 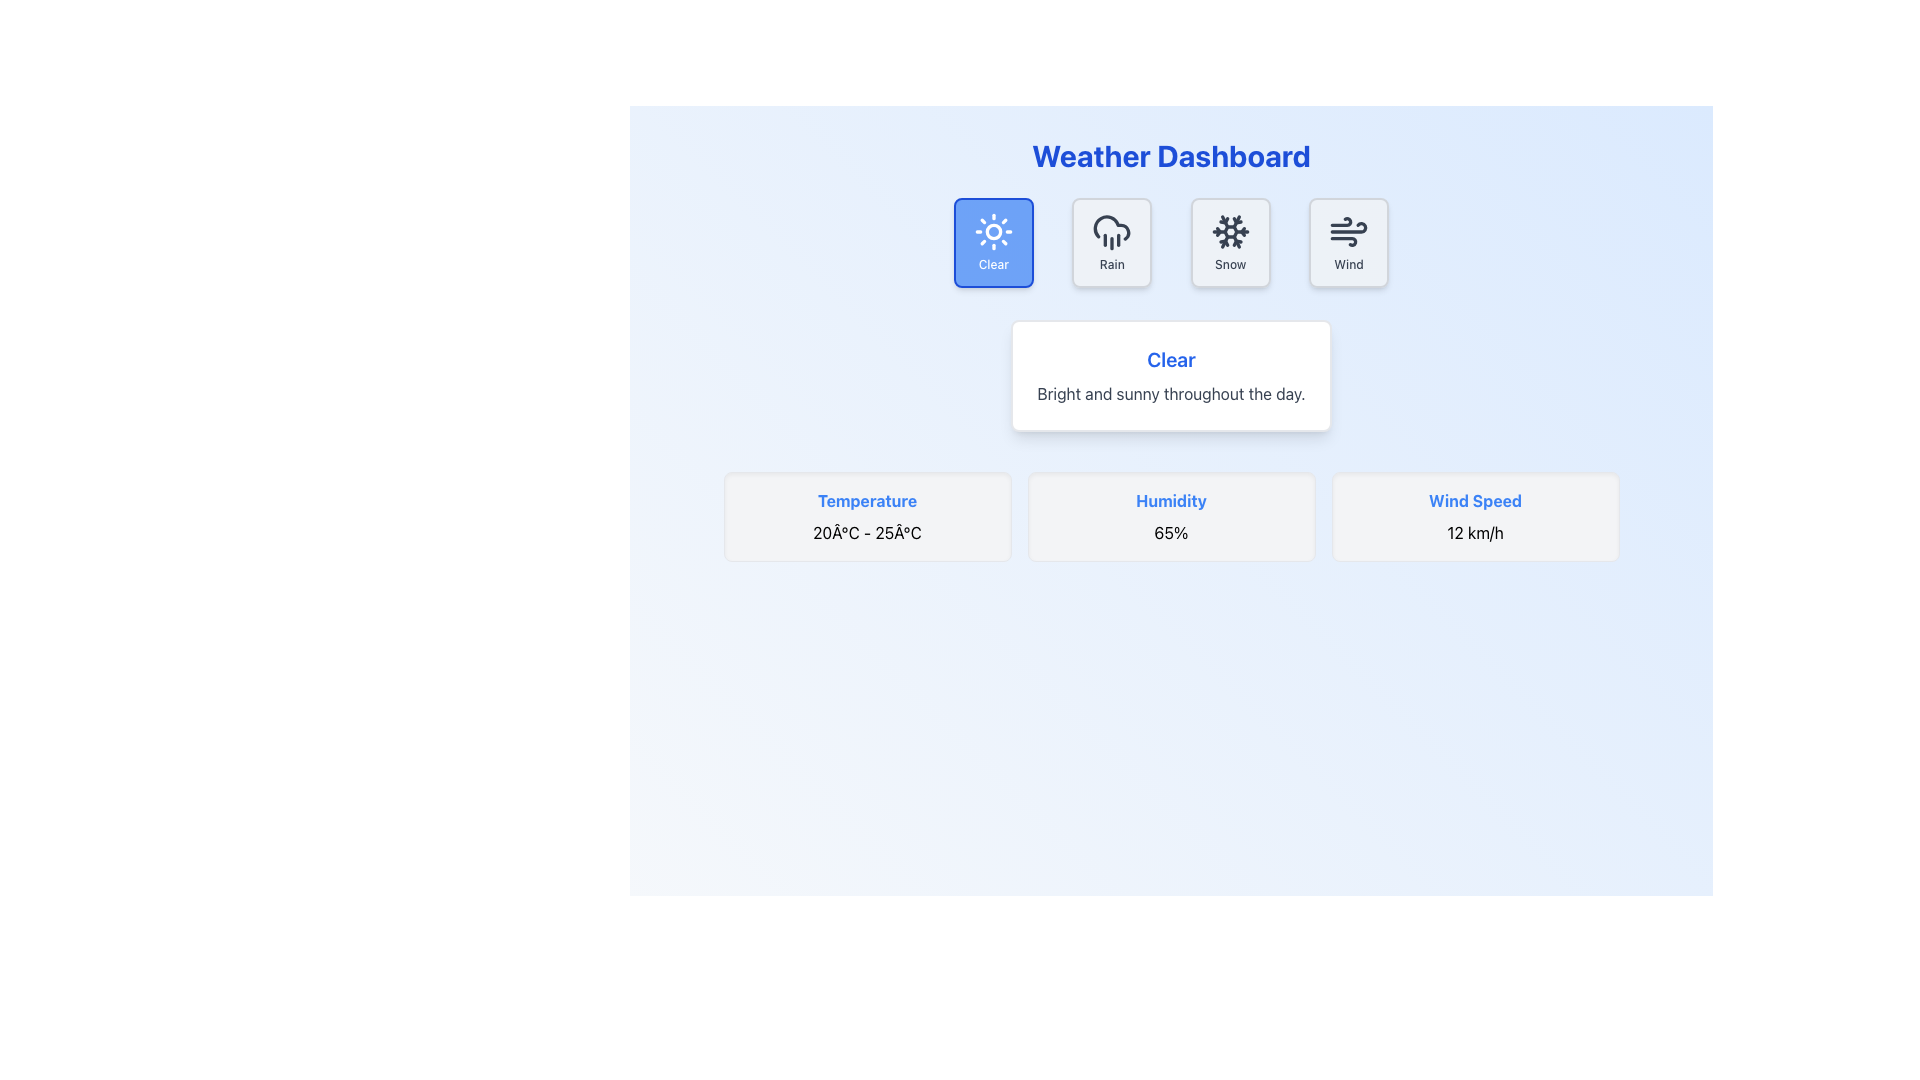 What do you see at coordinates (1111, 226) in the screenshot?
I see `the cloud with rain icon, which is the second button from the left in the weather condition buttons row below the 'Weather Dashboard' title` at bounding box center [1111, 226].